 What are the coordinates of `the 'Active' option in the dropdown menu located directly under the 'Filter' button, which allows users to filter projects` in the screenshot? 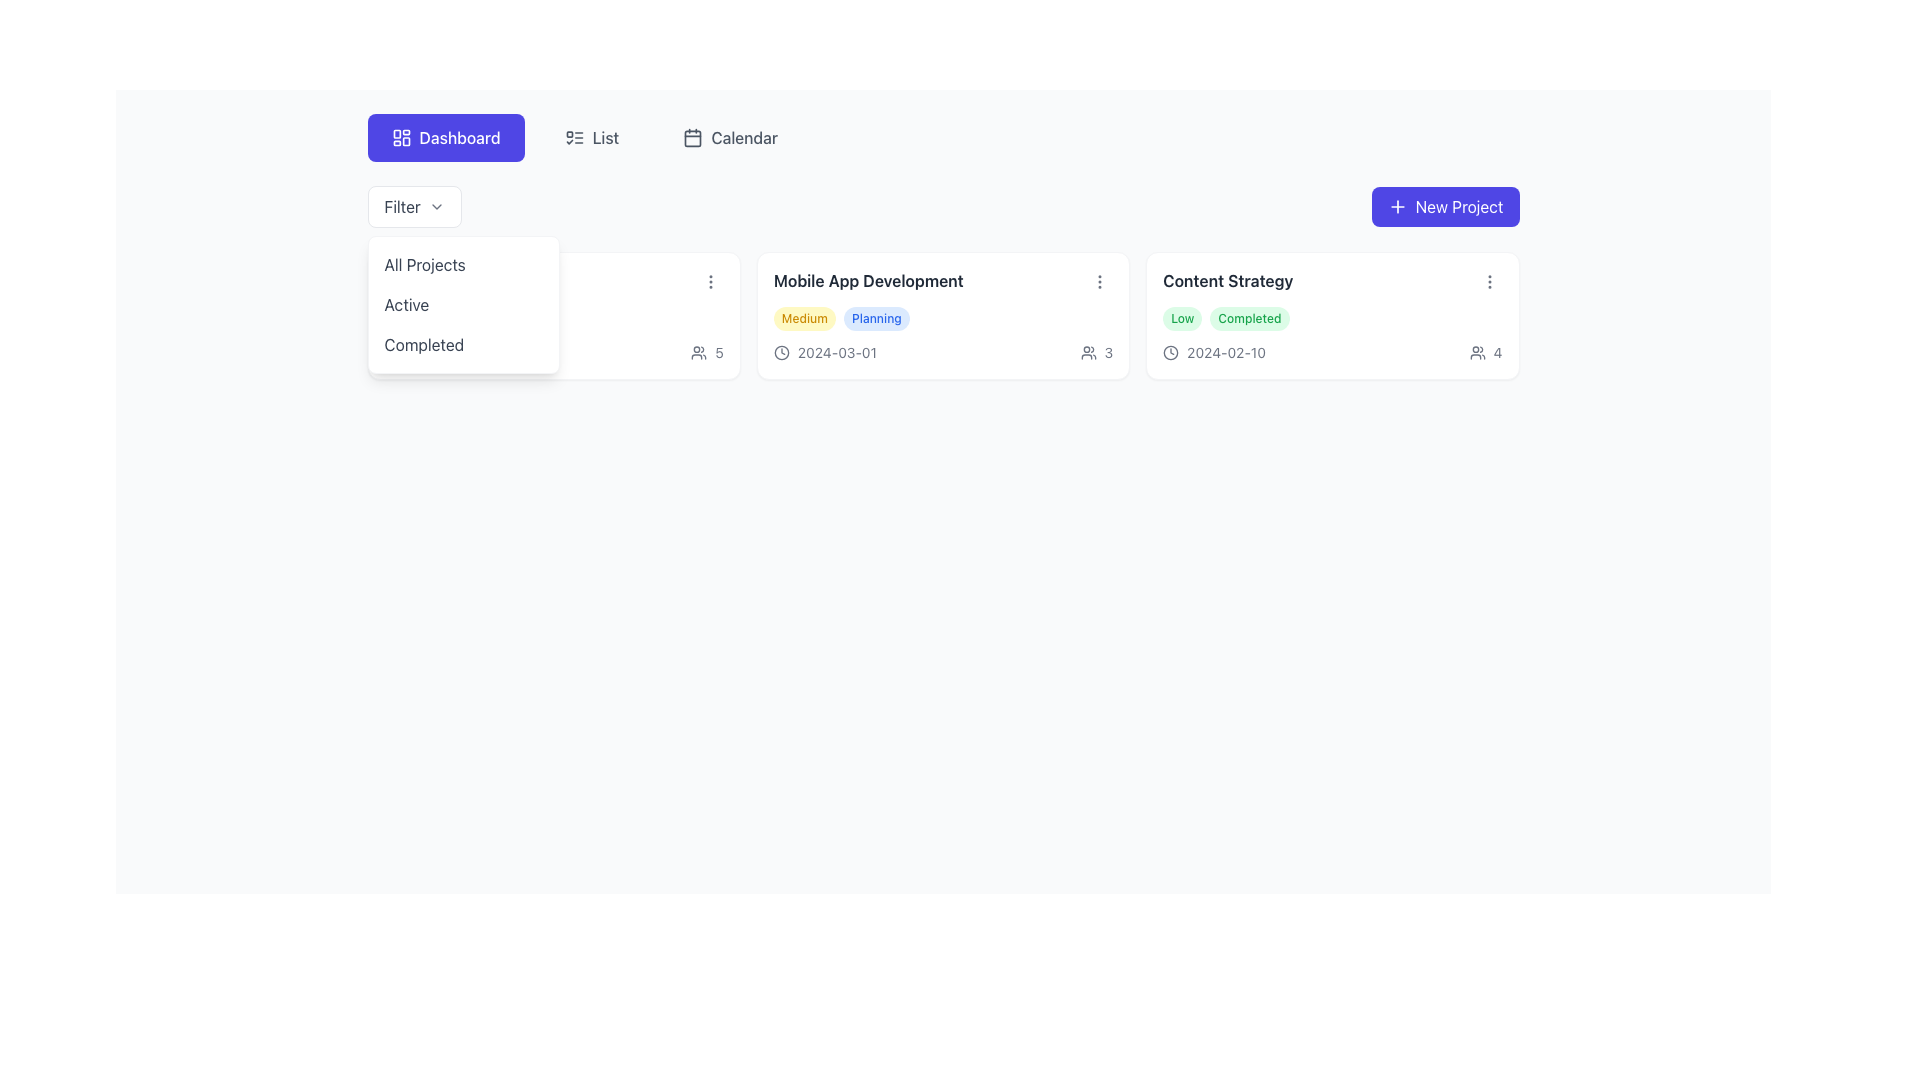 It's located at (462, 304).